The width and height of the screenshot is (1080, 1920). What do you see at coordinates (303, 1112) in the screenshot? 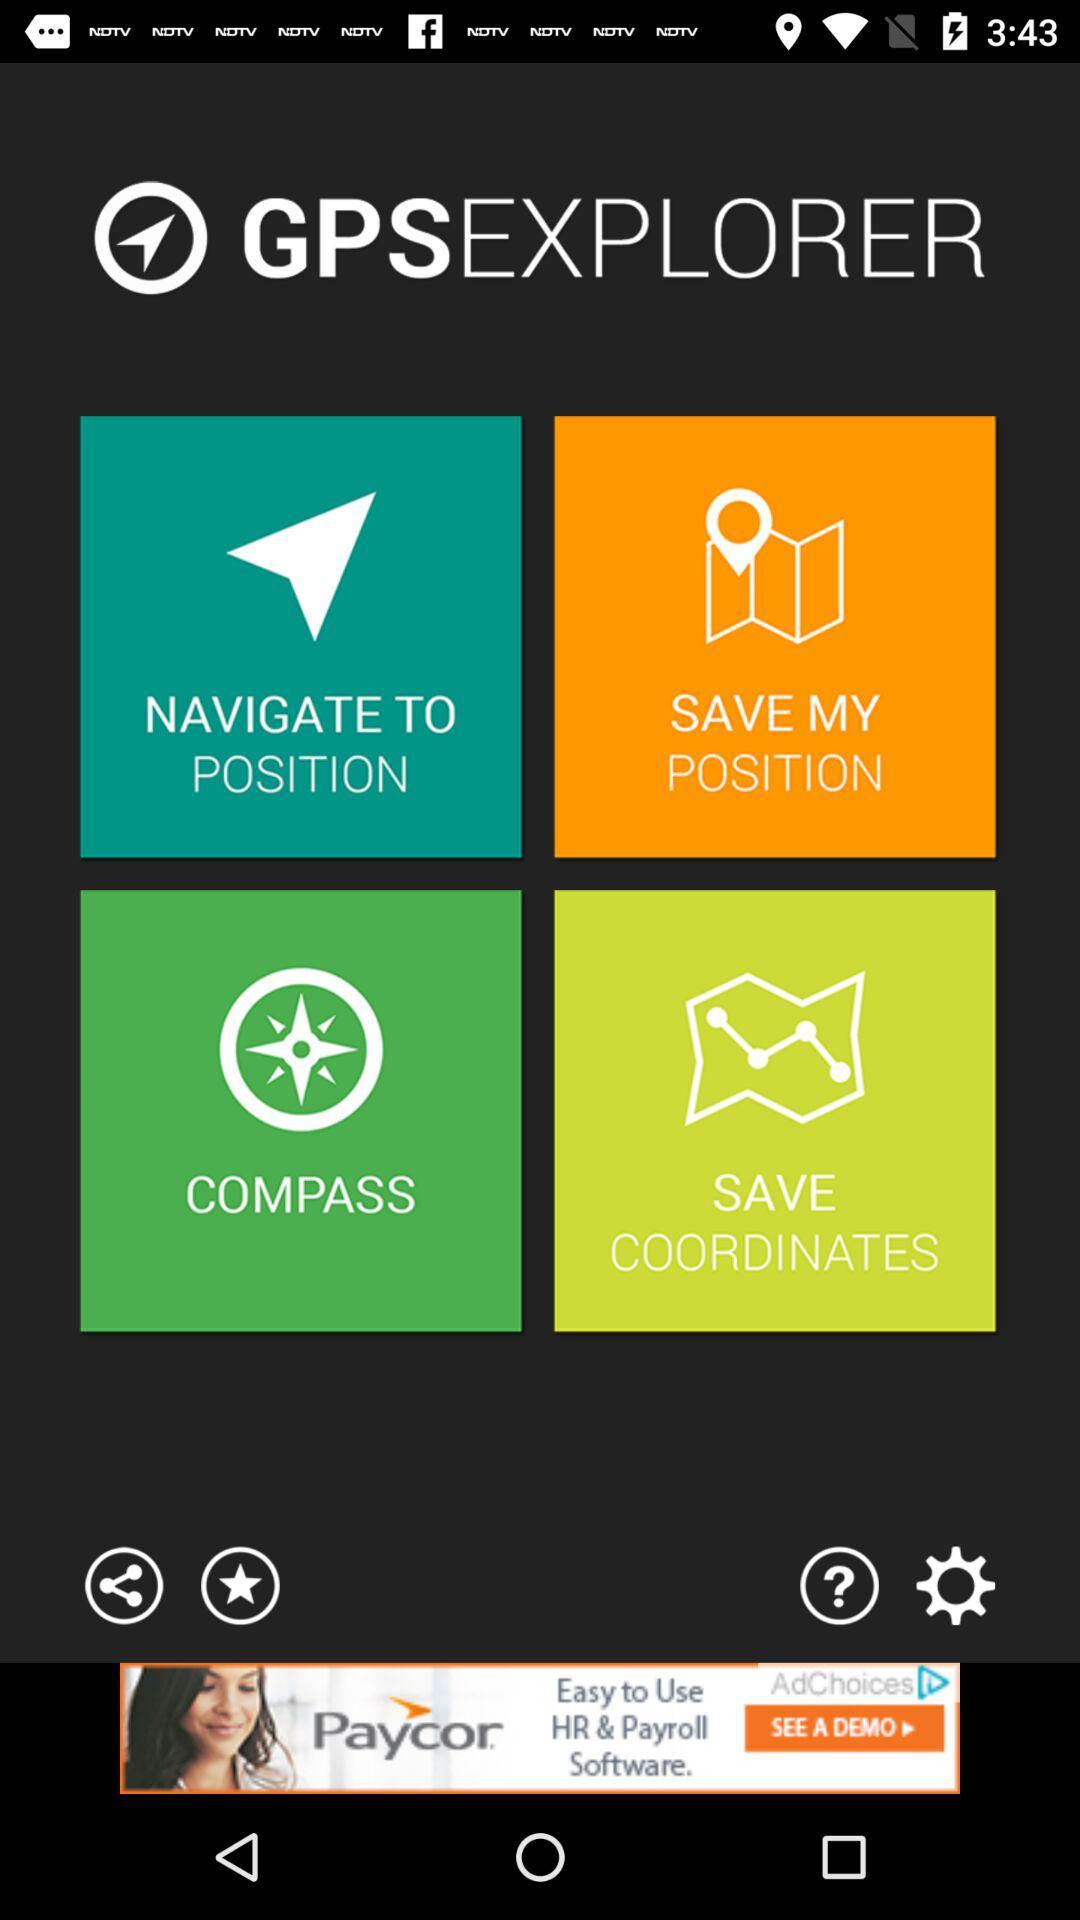
I see `access the compass` at bounding box center [303, 1112].